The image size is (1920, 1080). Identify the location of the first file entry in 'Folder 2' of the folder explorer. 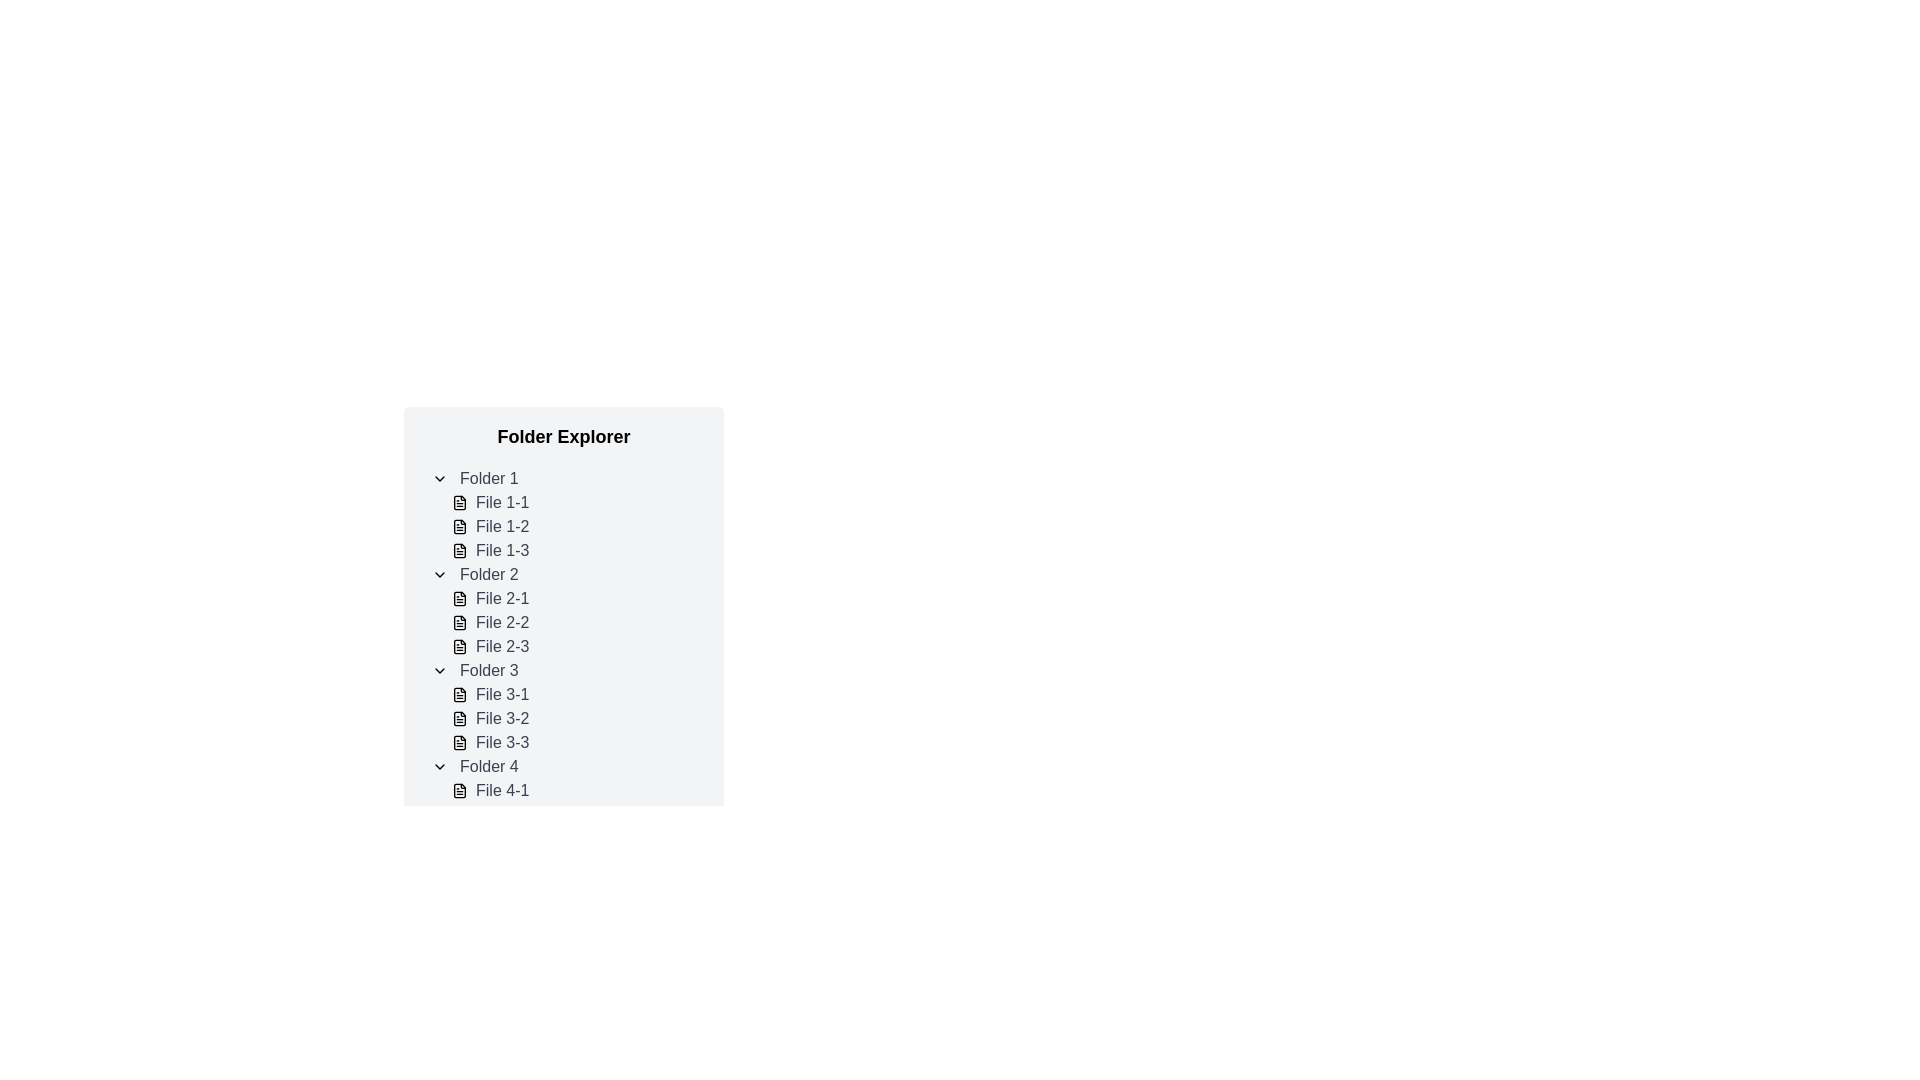
(579, 597).